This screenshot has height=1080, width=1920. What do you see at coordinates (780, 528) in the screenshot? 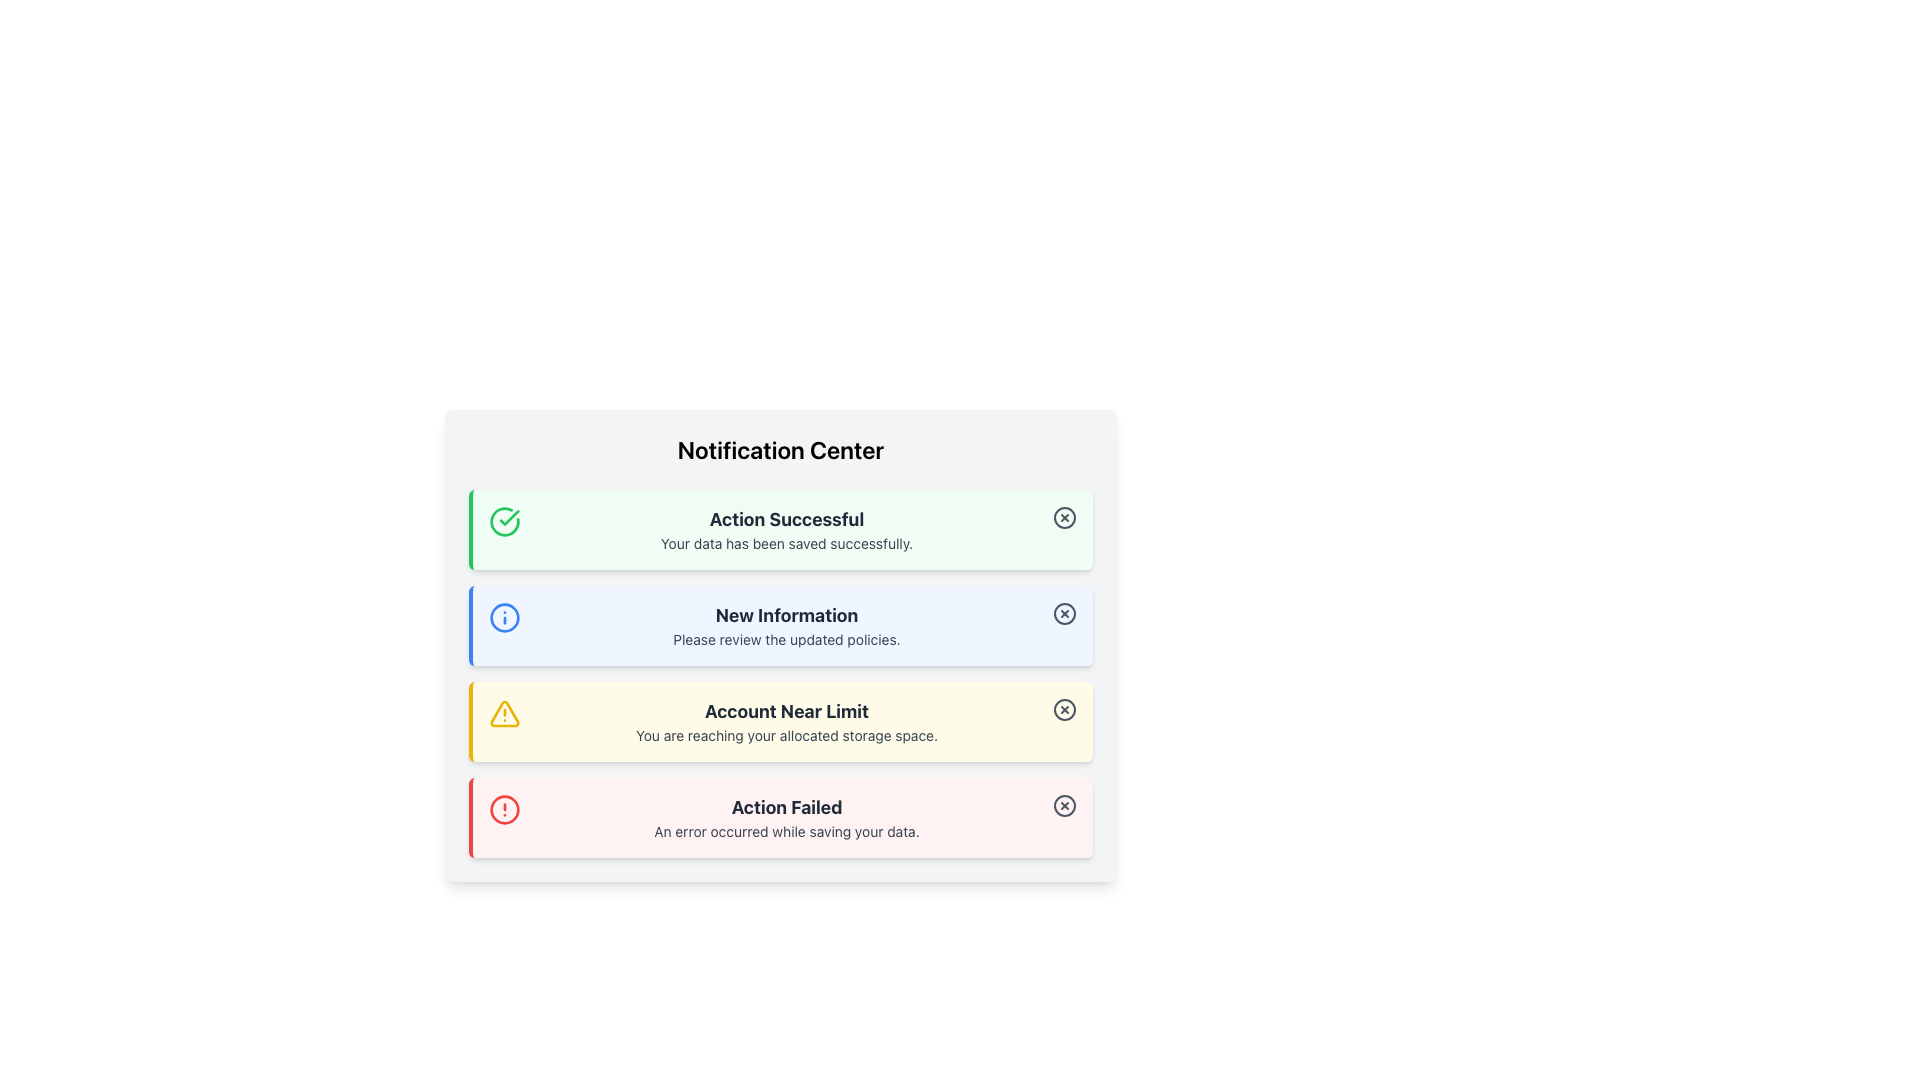
I see `information displayed in the Notification Box with a light green background that states 'Action Successful' and 'Your data has been saved successfully.'` at bounding box center [780, 528].